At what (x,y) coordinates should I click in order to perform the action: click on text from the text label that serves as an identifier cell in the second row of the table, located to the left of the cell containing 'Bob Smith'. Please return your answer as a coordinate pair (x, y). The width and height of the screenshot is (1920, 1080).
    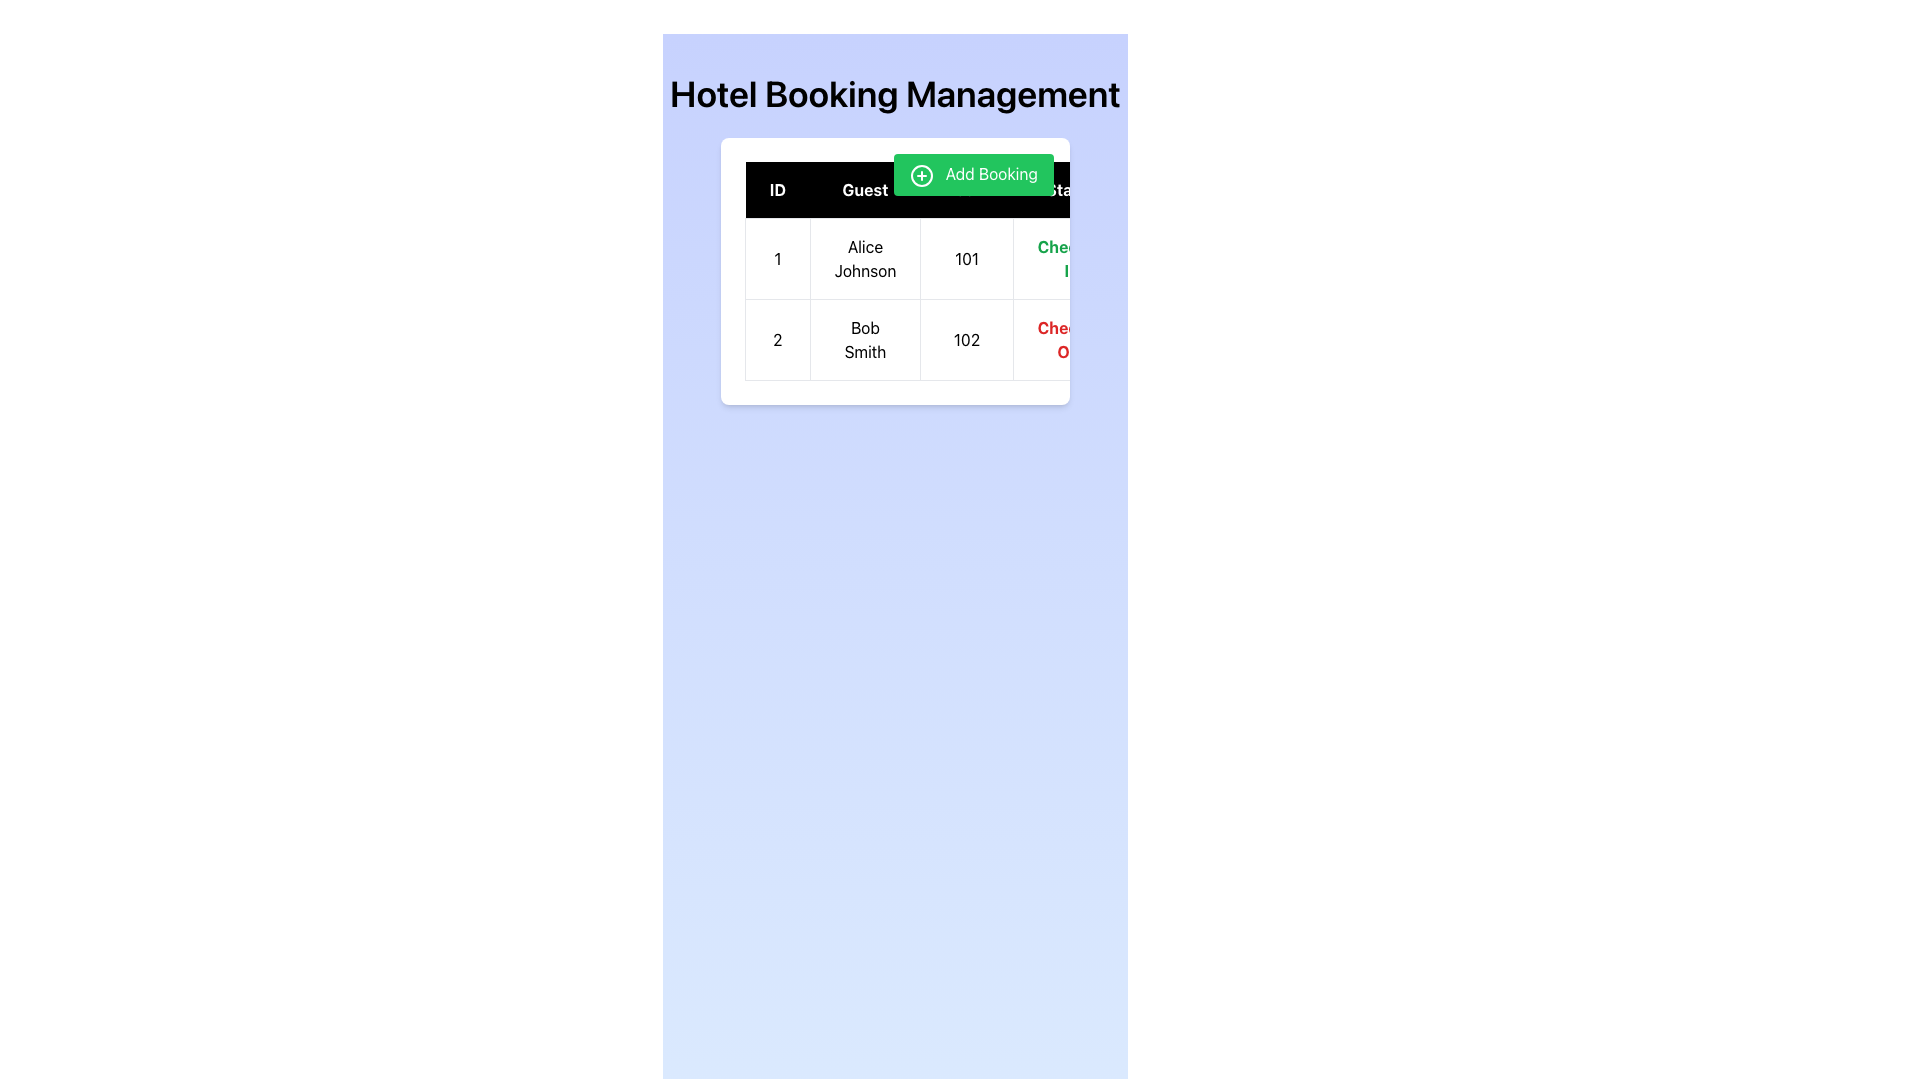
    Looking at the image, I should click on (776, 338).